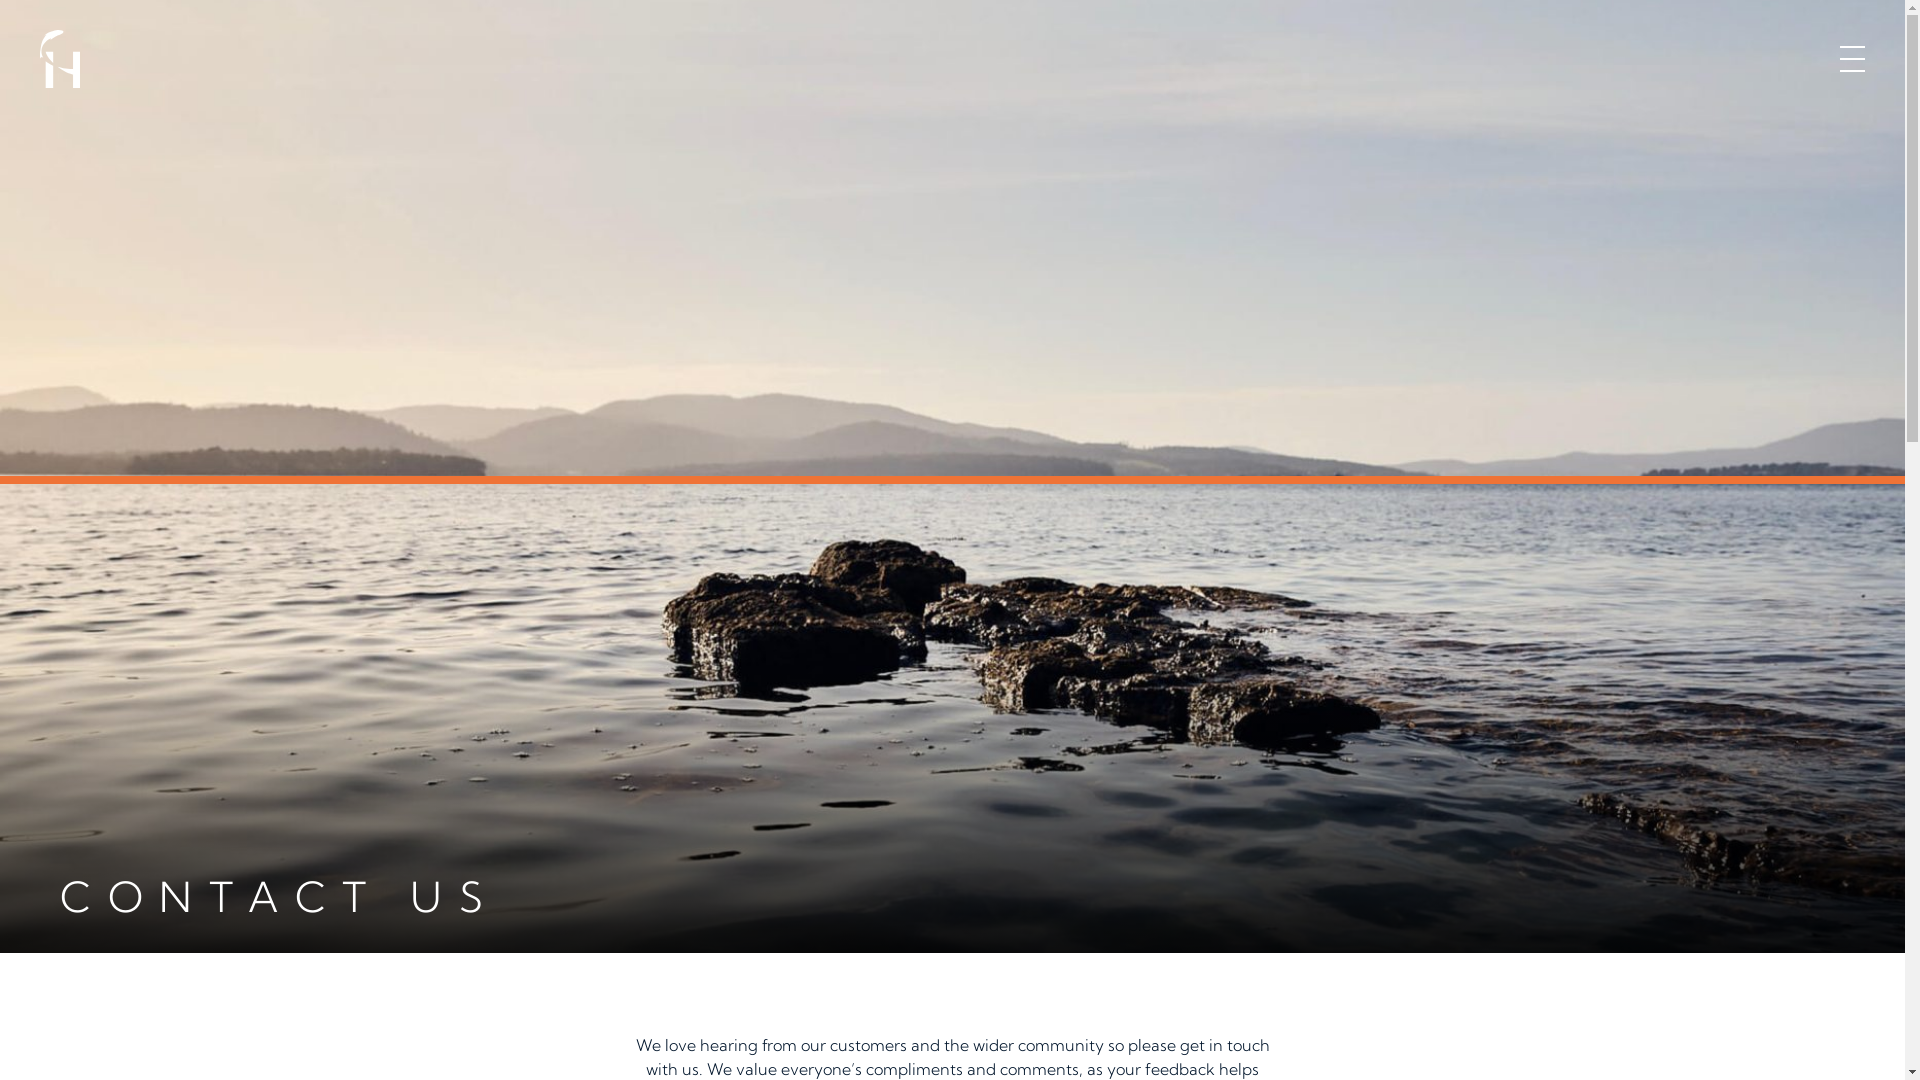 The height and width of the screenshot is (1080, 1920). I want to click on 'Menu', so click(1851, 57).